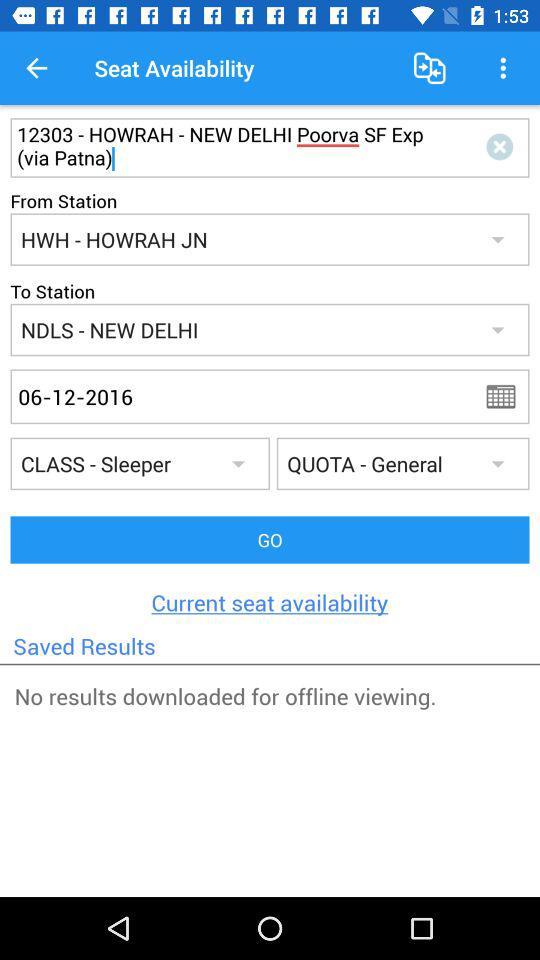 The image size is (540, 960). What do you see at coordinates (507, 395) in the screenshot?
I see `the icon to the right of 06-12-2016 icon` at bounding box center [507, 395].